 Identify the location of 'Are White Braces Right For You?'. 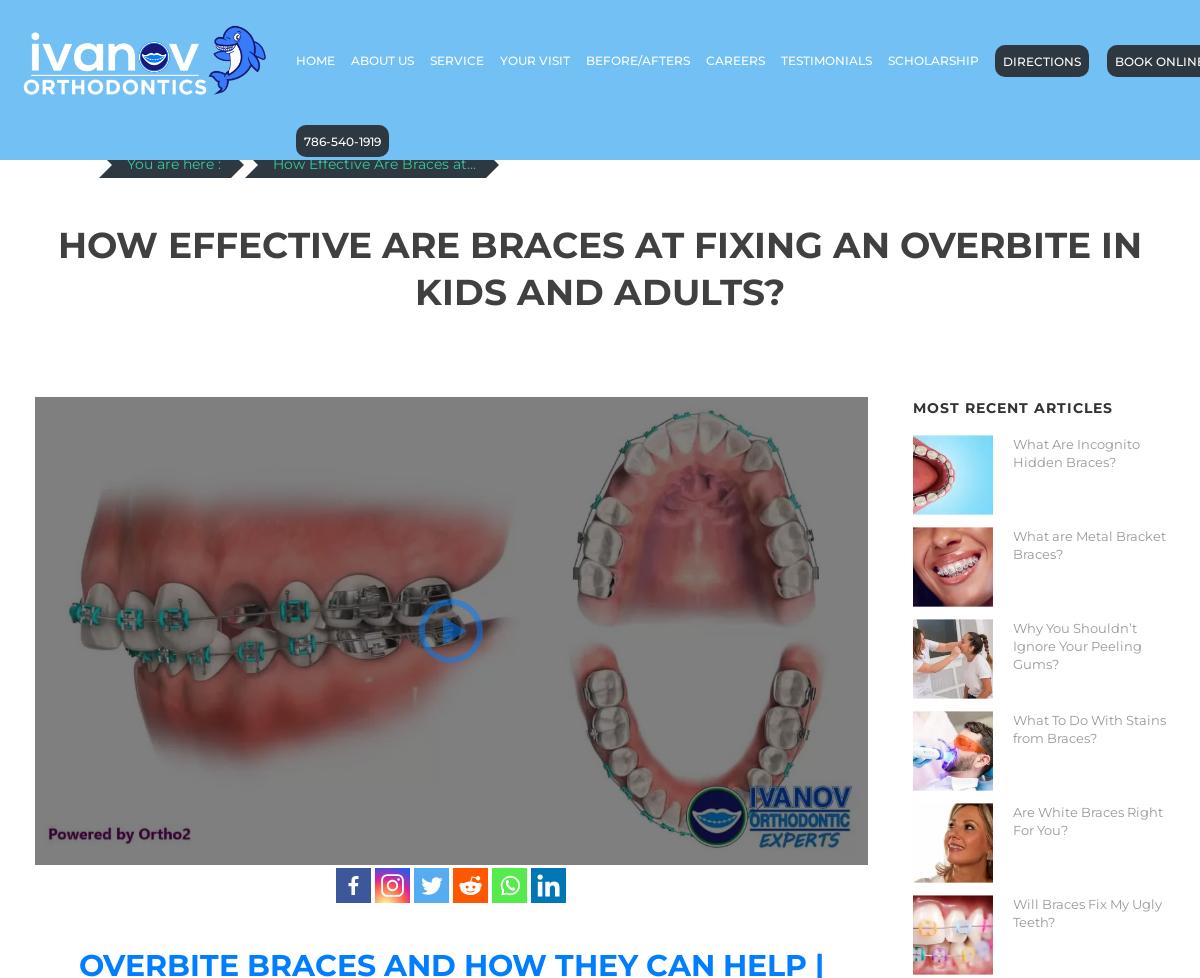
(1085, 818).